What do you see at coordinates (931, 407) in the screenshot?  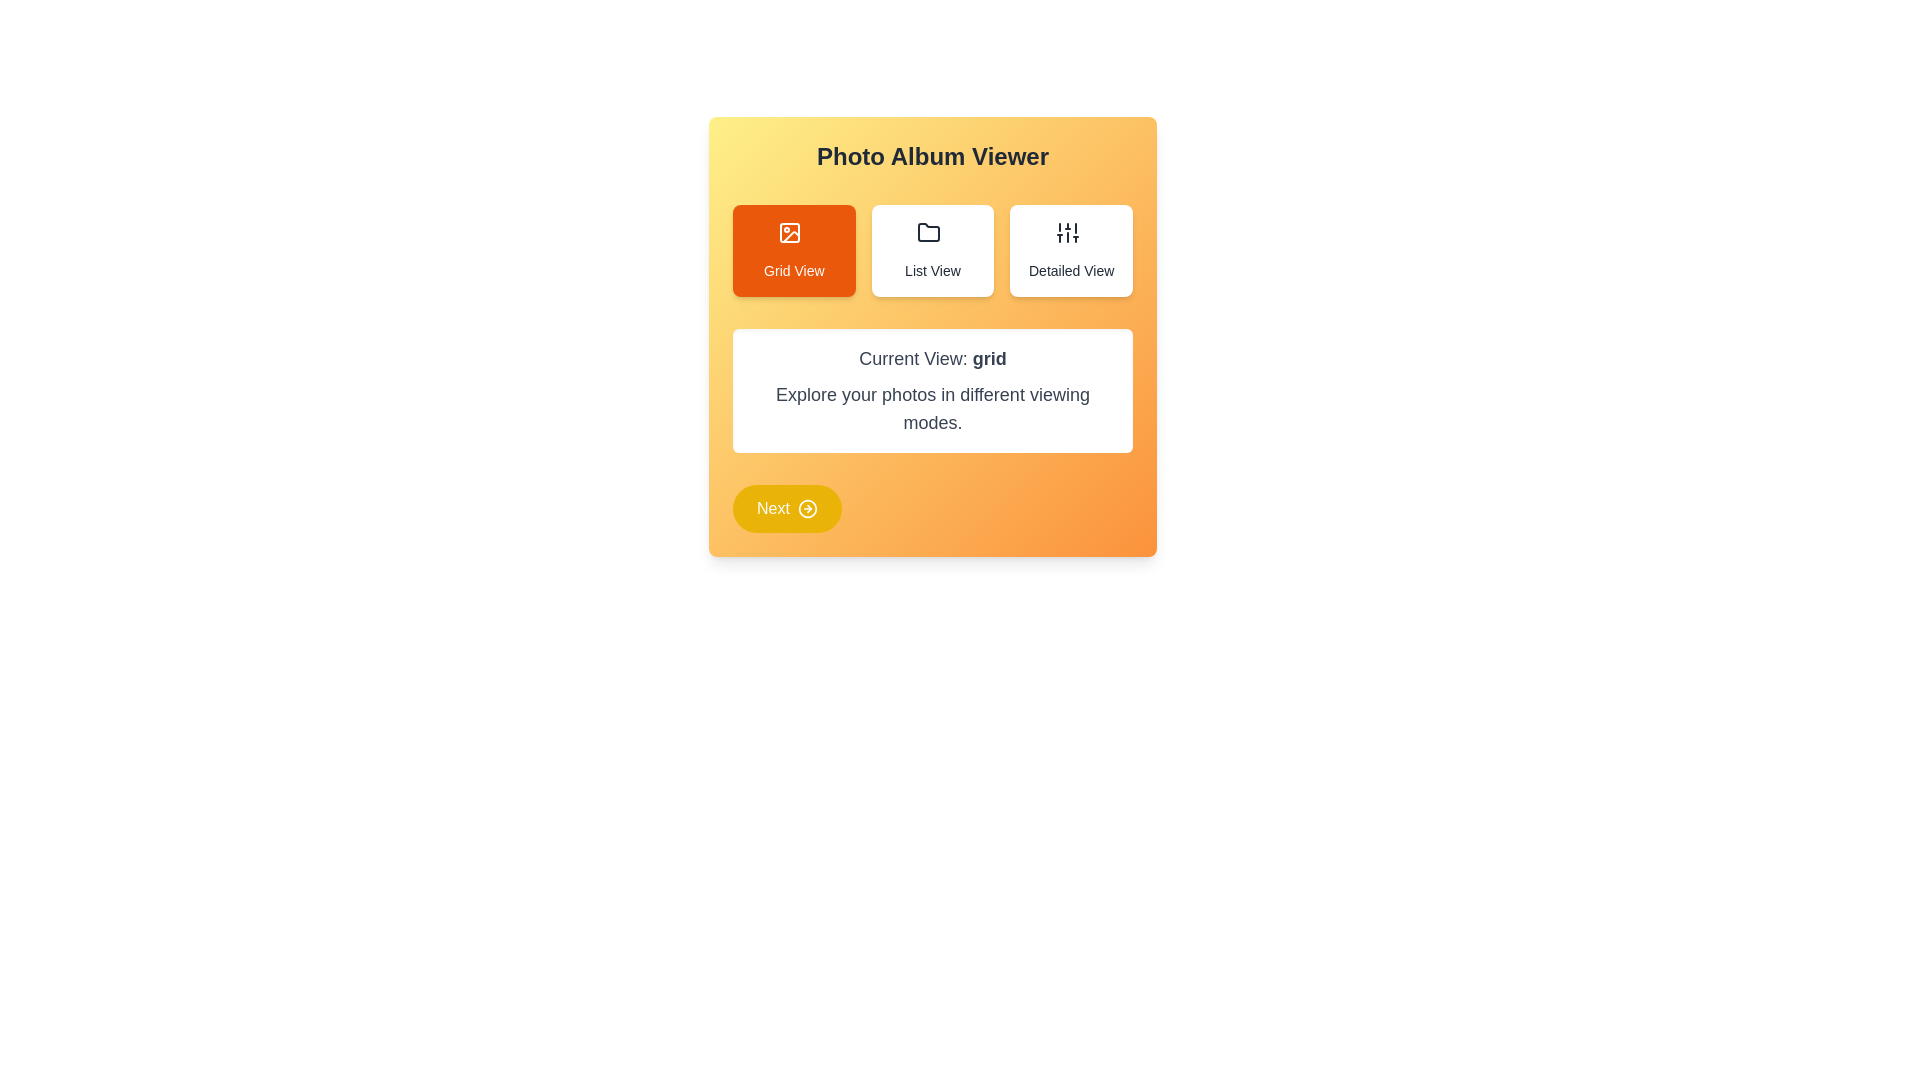 I see `informational Text Label located below the 'Current View: grid' label, which explains the purpose or options available for photo viewing modes` at bounding box center [931, 407].